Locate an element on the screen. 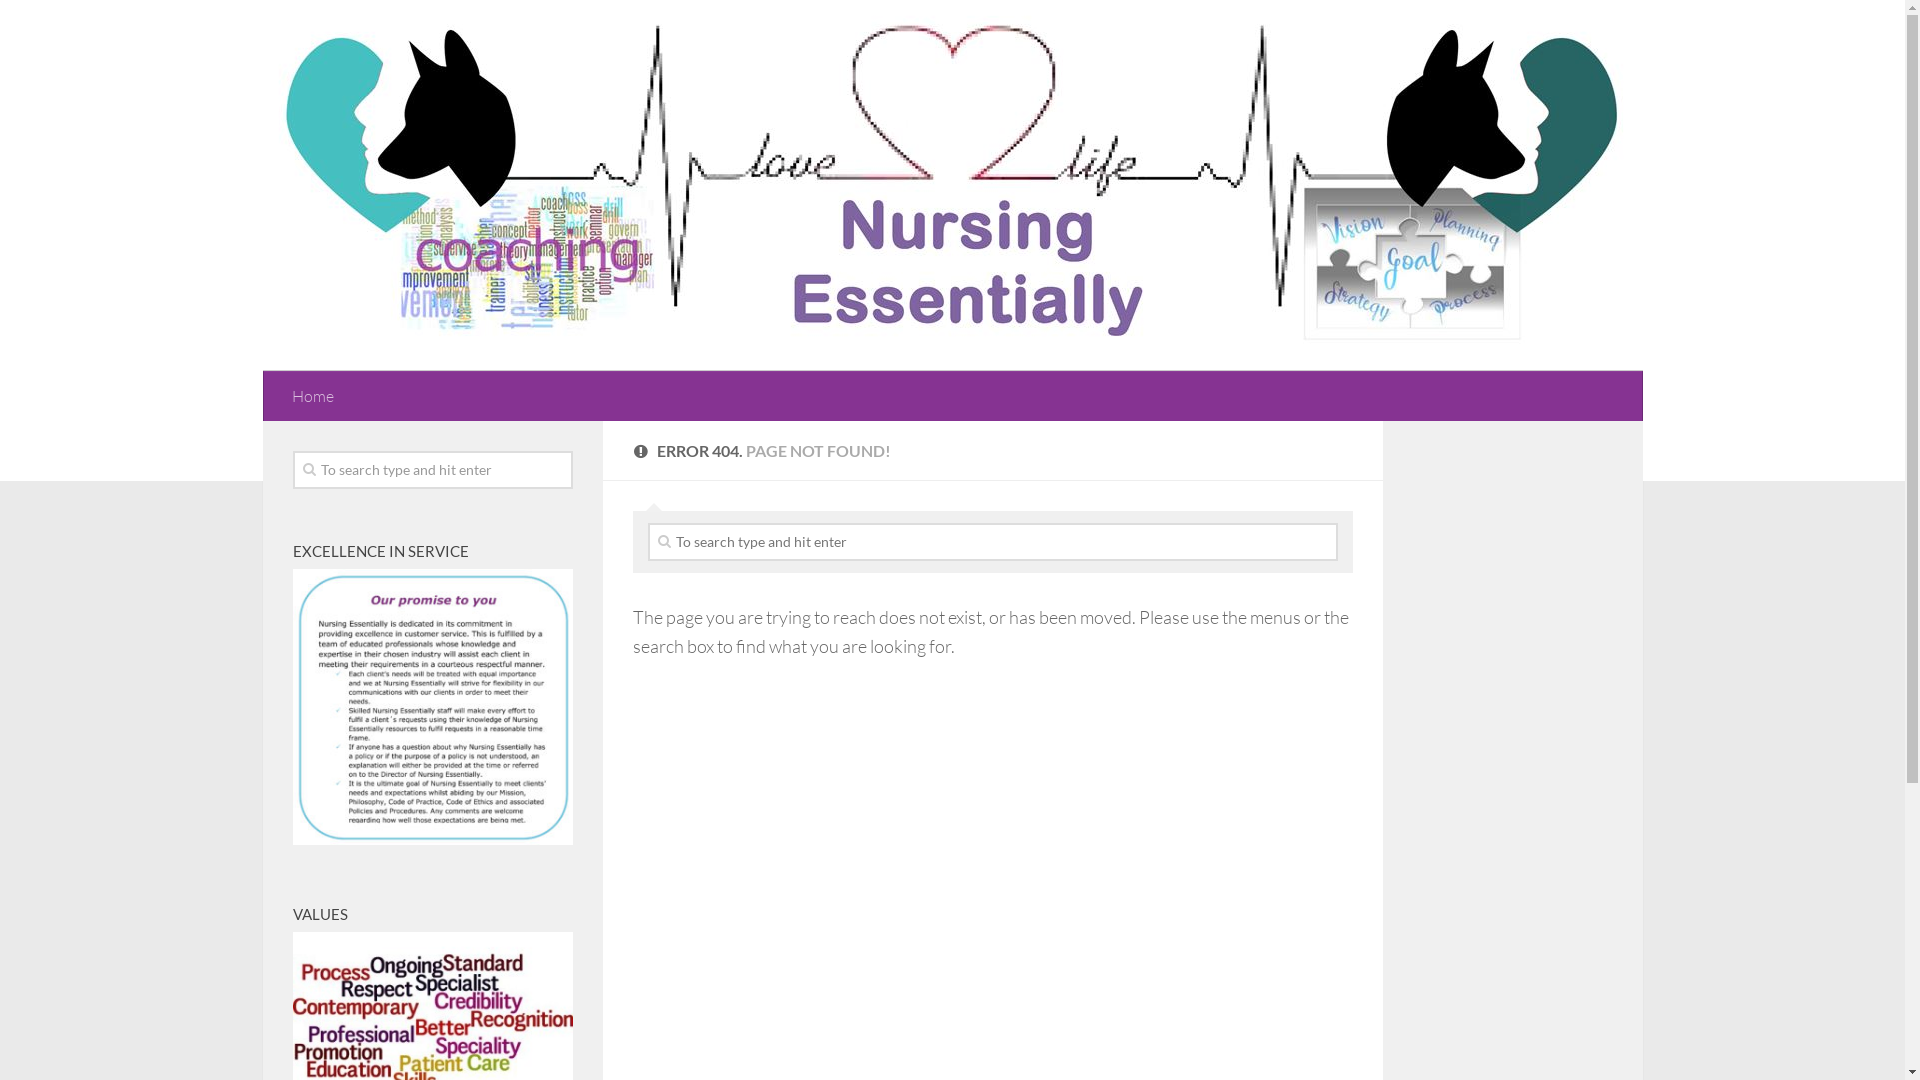 This screenshot has height=1080, width=1920. 'Home' is located at coordinates (311, 396).